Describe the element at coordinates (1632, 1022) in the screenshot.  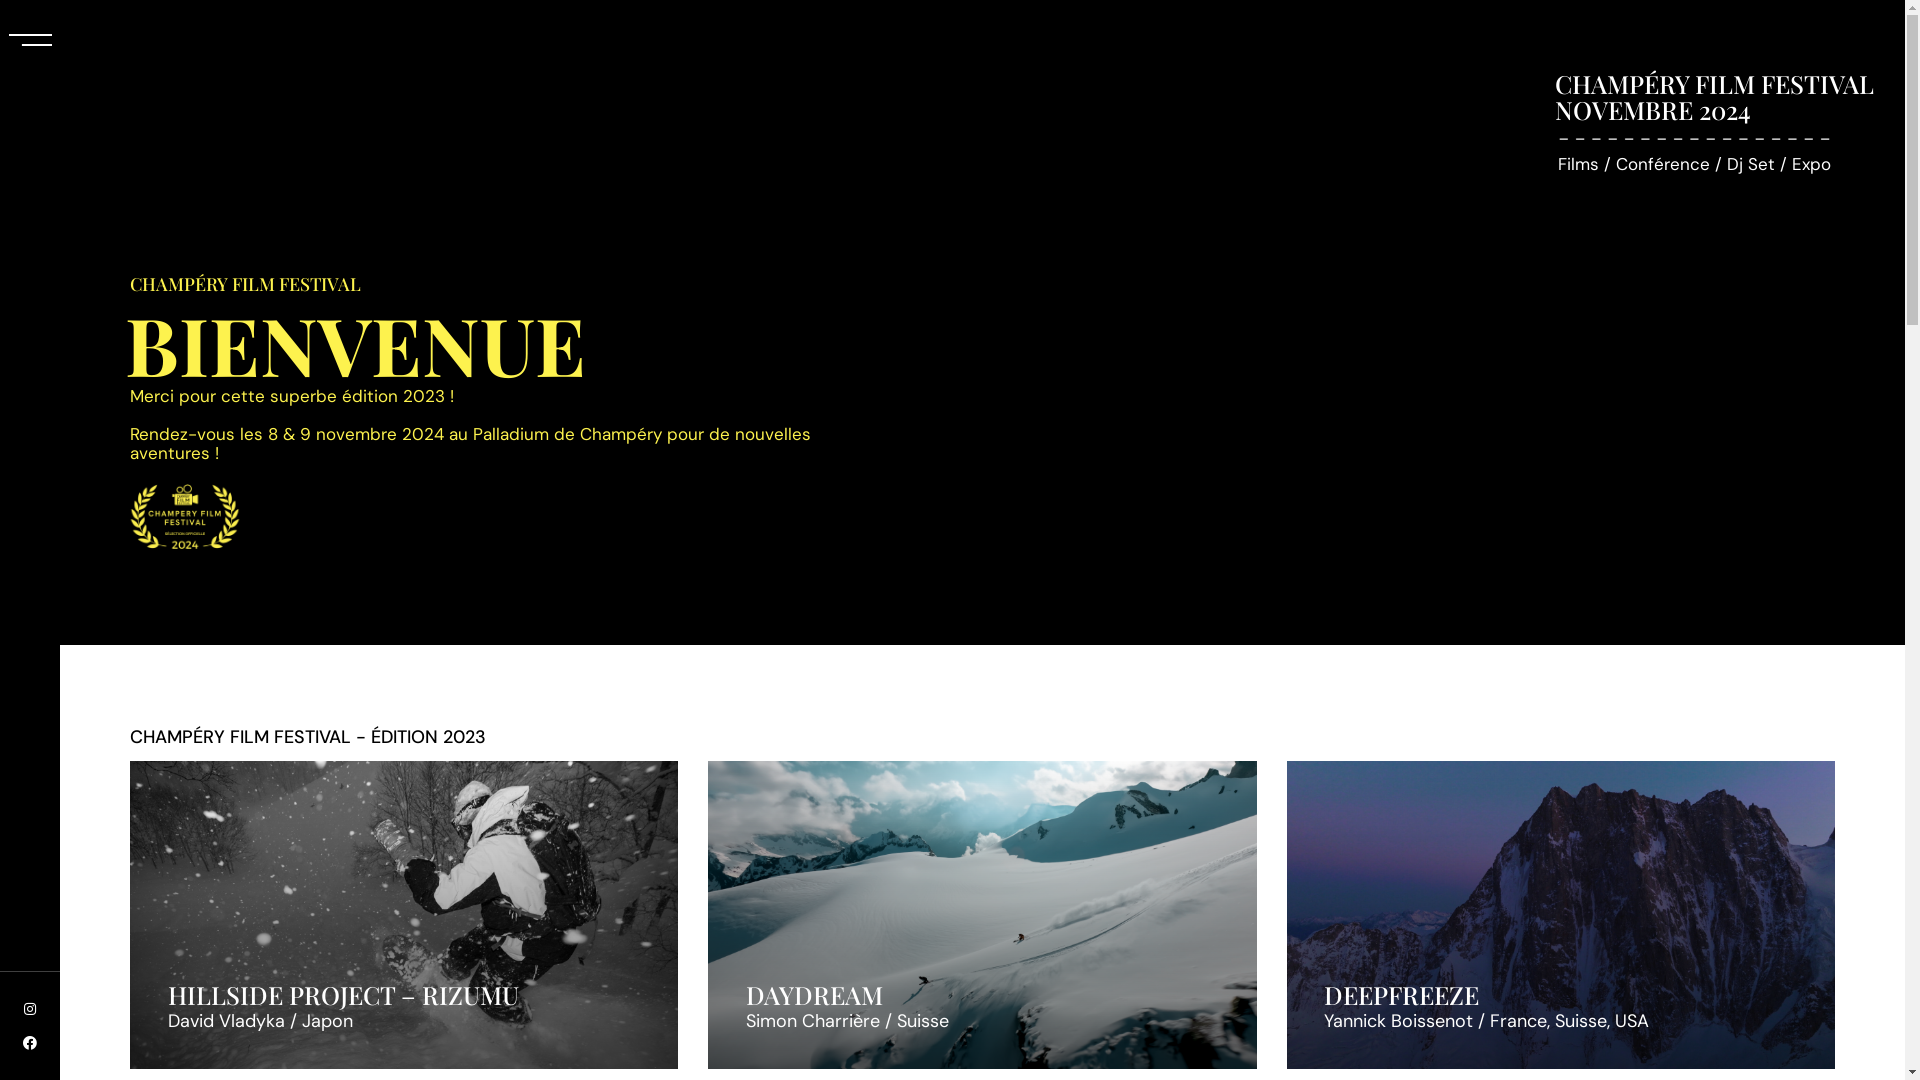
I see `'USA'` at that location.